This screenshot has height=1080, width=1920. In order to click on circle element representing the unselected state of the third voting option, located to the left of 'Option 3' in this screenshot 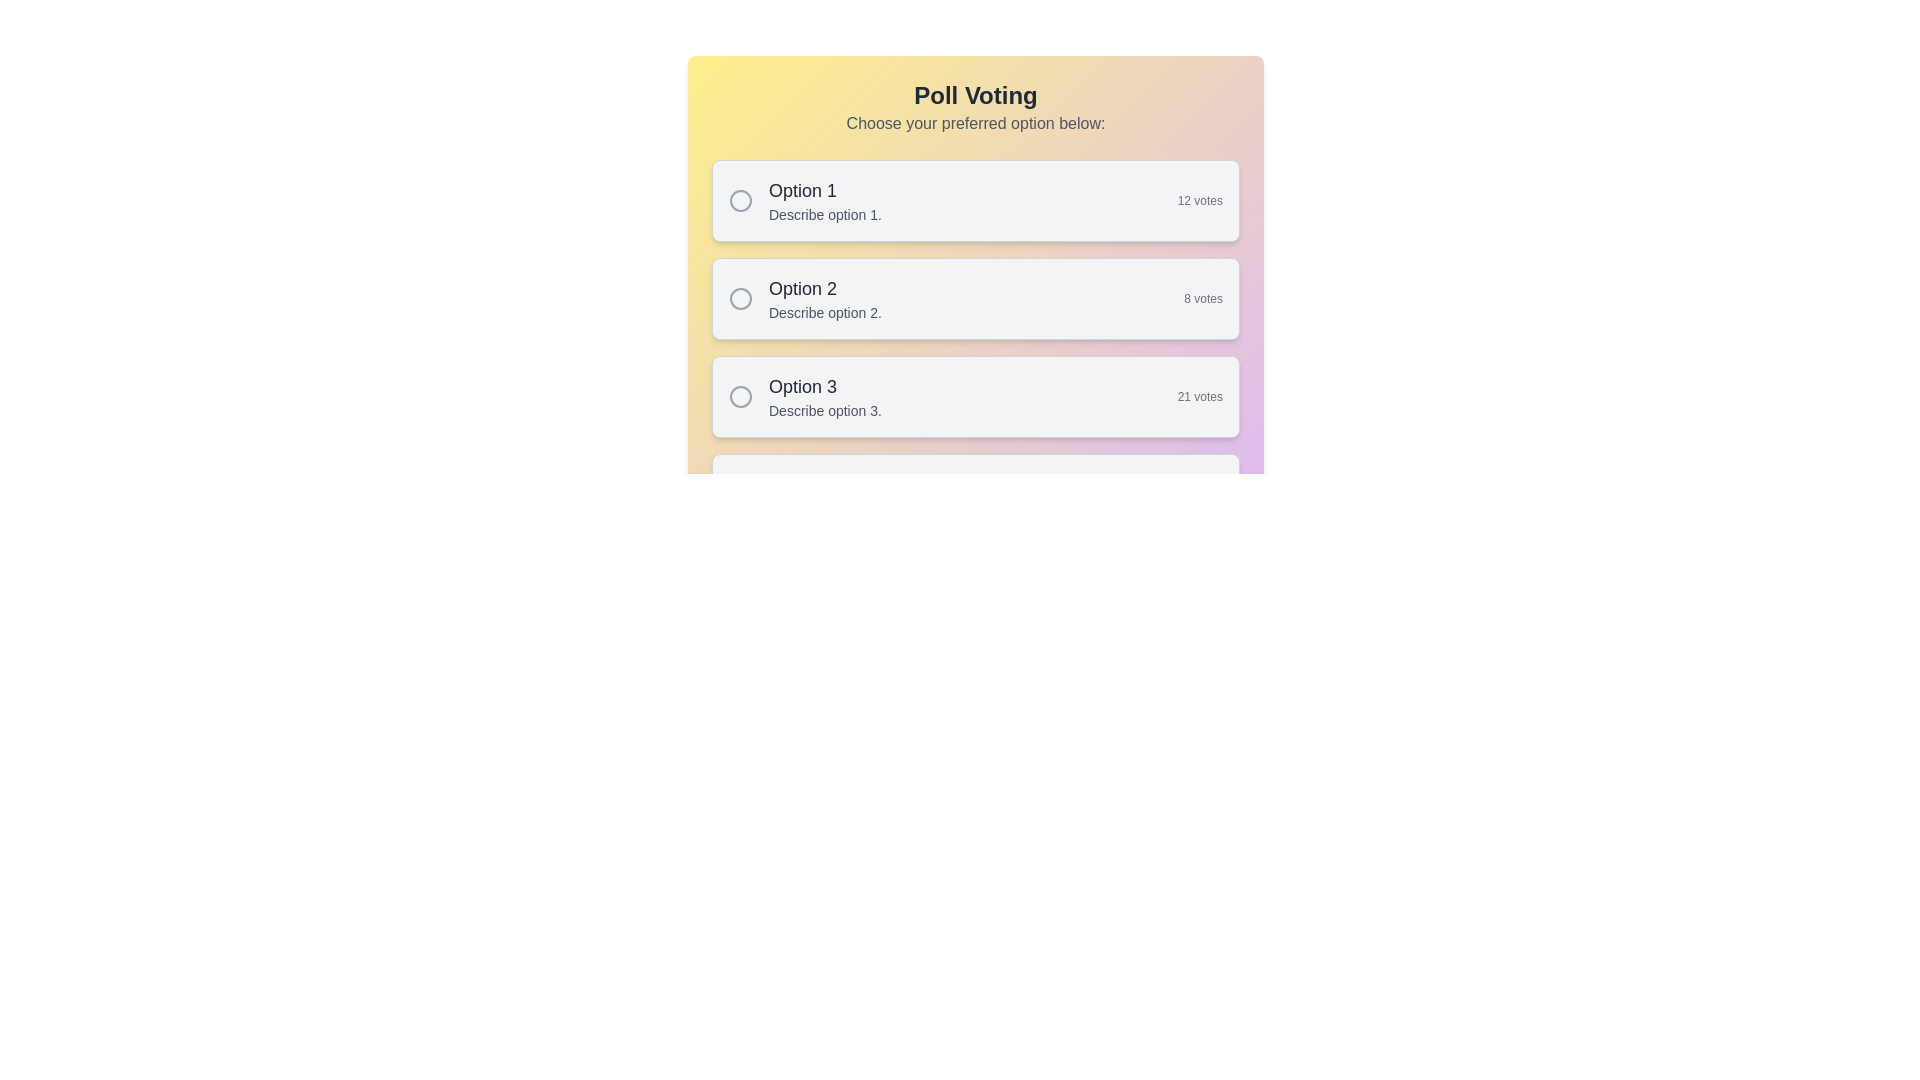, I will do `click(739, 397)`.